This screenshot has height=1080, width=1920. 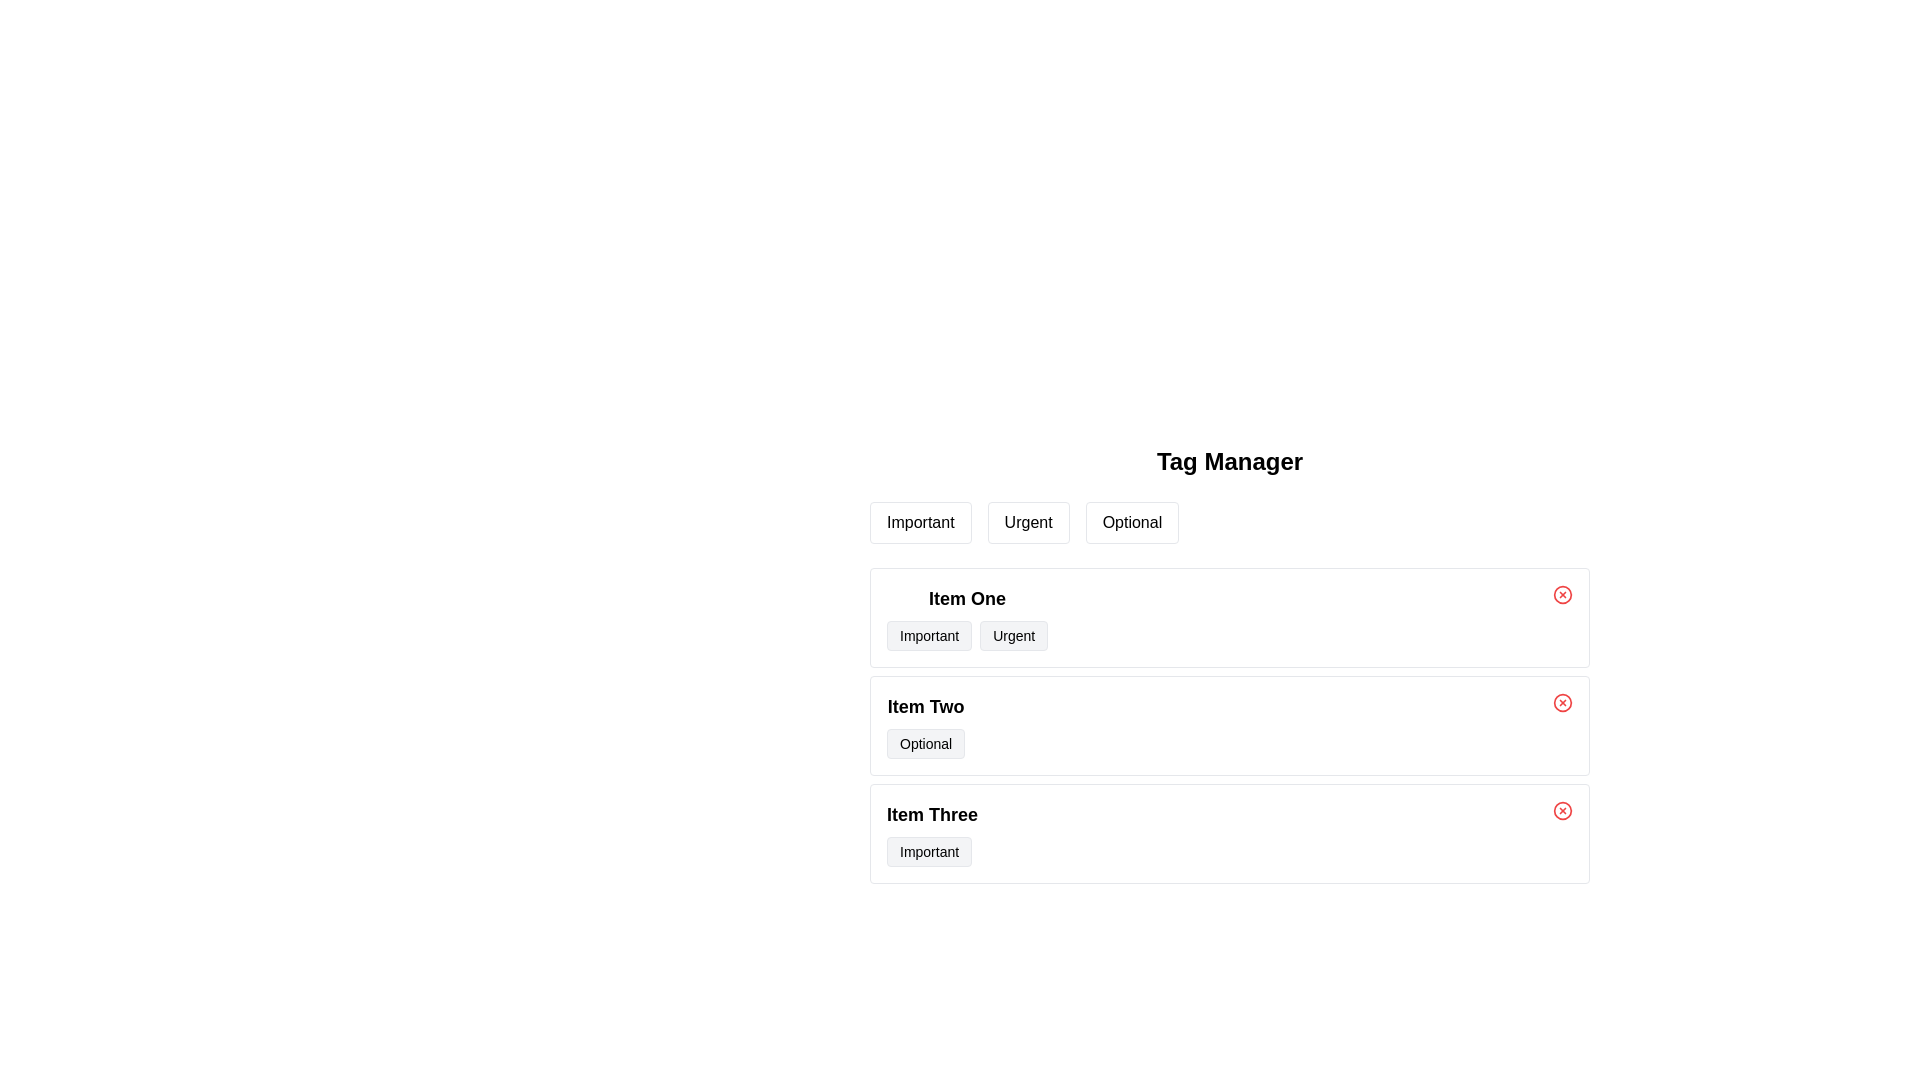 What do you see at coordinates (928, 636) in the screenshot?
I see `the Tag label indicating the importance of 'Item One', which is the first tag among its siblings and positioned directly below the 'Item One' header` at bounding box center [928, 636].